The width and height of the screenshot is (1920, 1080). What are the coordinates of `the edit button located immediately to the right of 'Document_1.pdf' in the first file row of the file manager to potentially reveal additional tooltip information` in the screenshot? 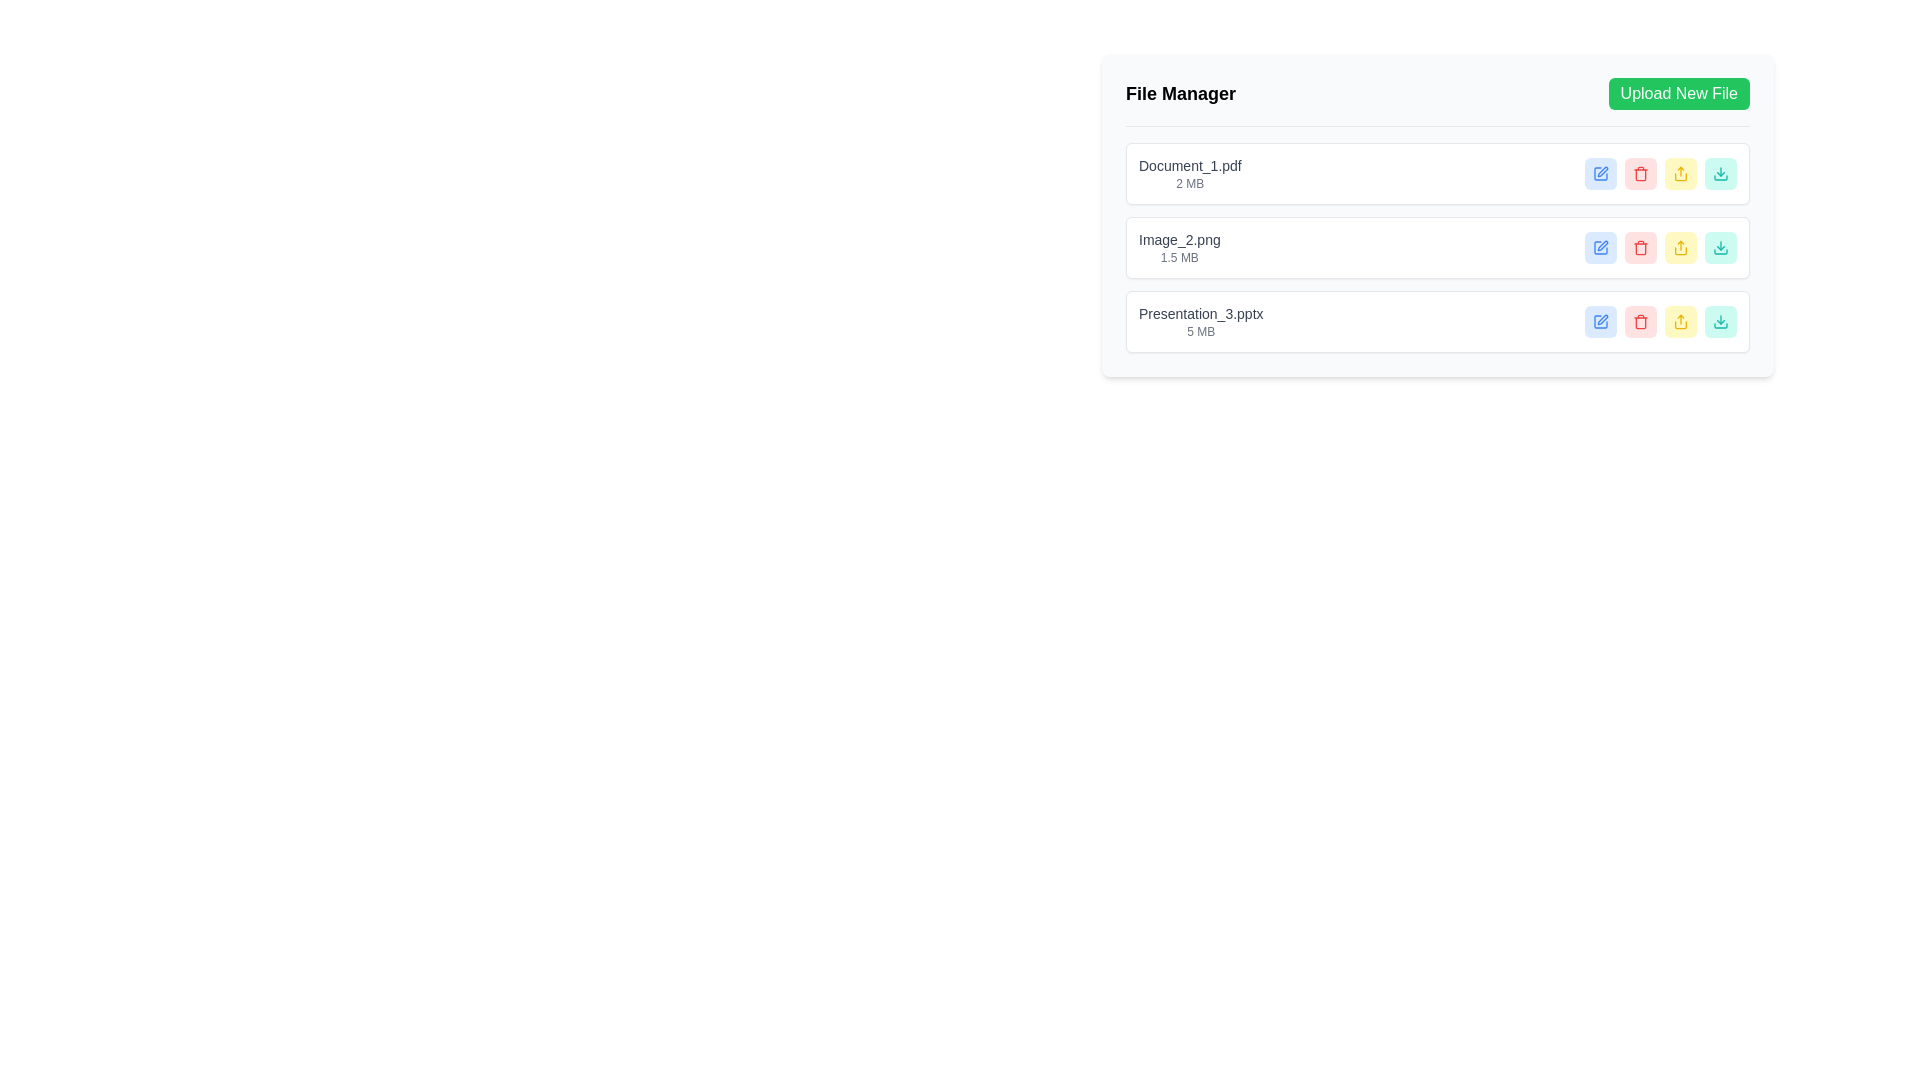 It's located at (1601, 172).